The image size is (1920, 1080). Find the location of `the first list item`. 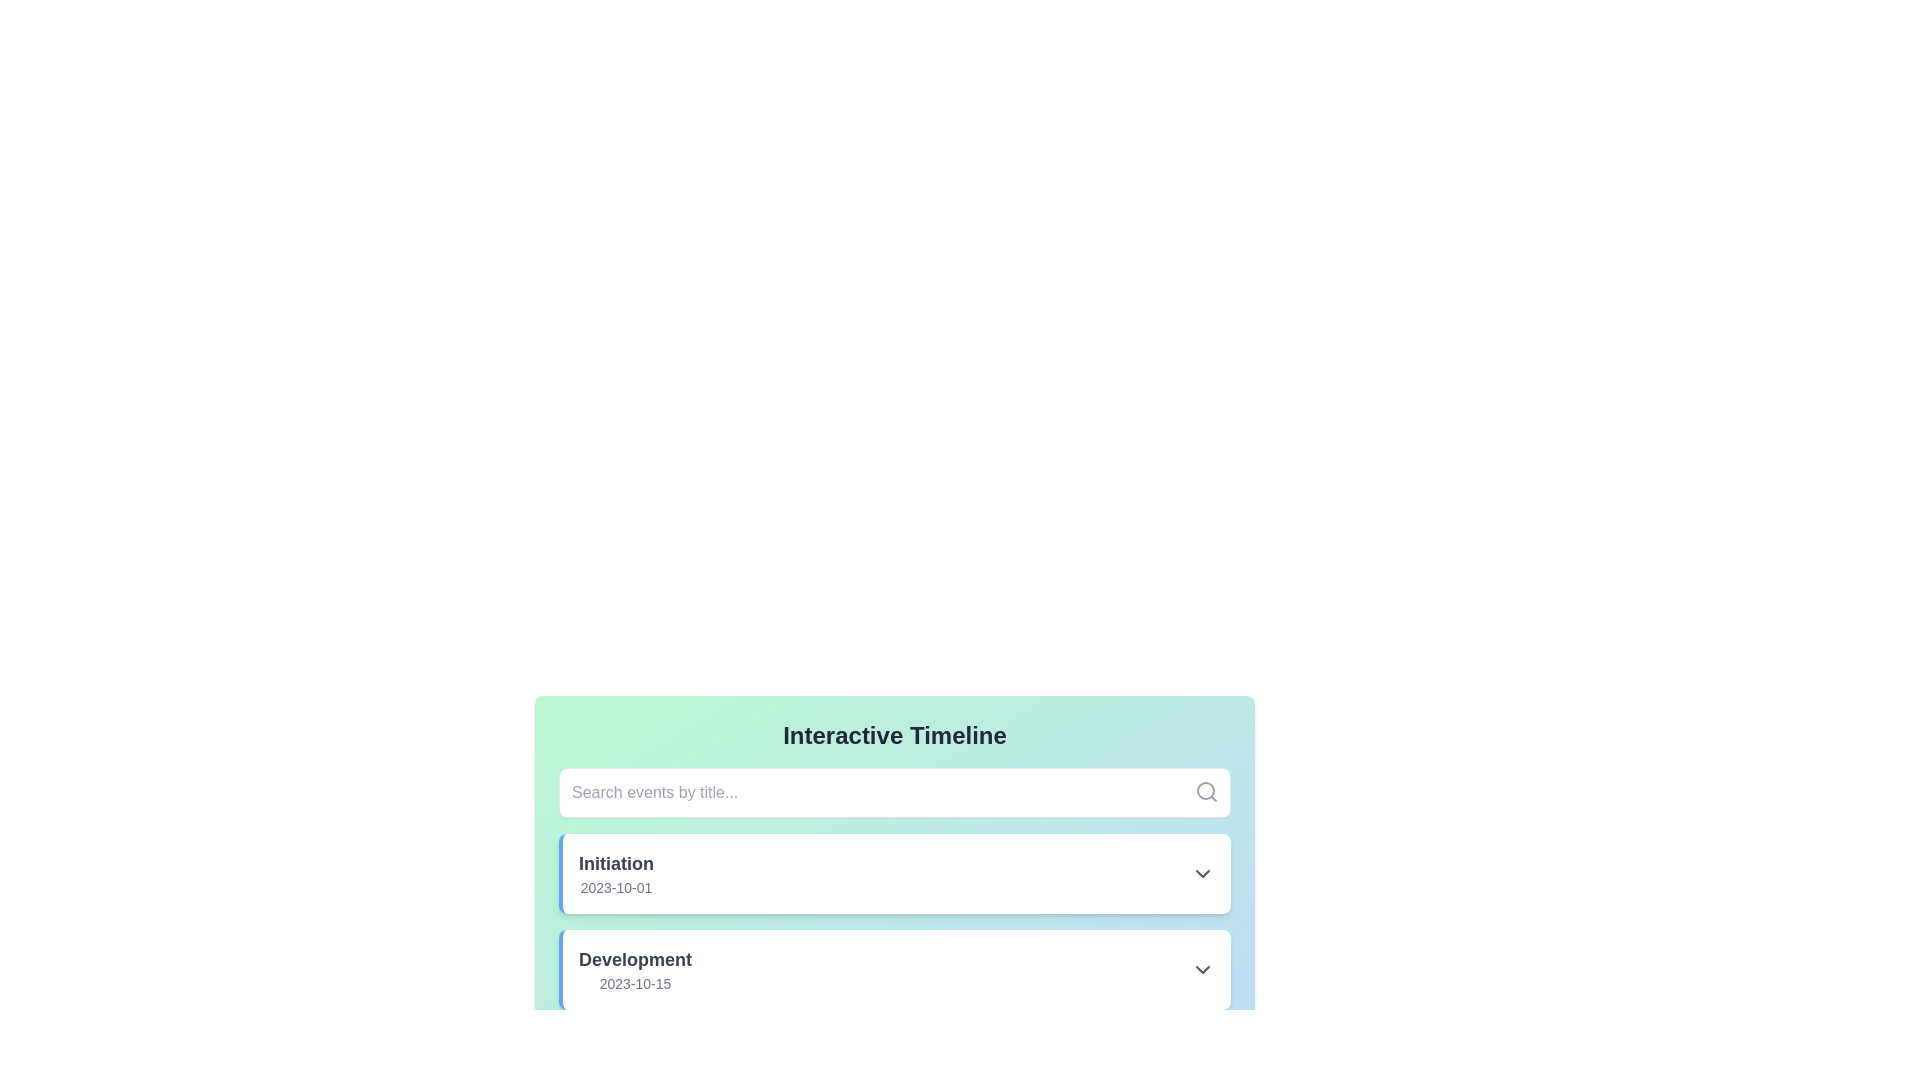

the first list item is located at coordinates (893, 873).